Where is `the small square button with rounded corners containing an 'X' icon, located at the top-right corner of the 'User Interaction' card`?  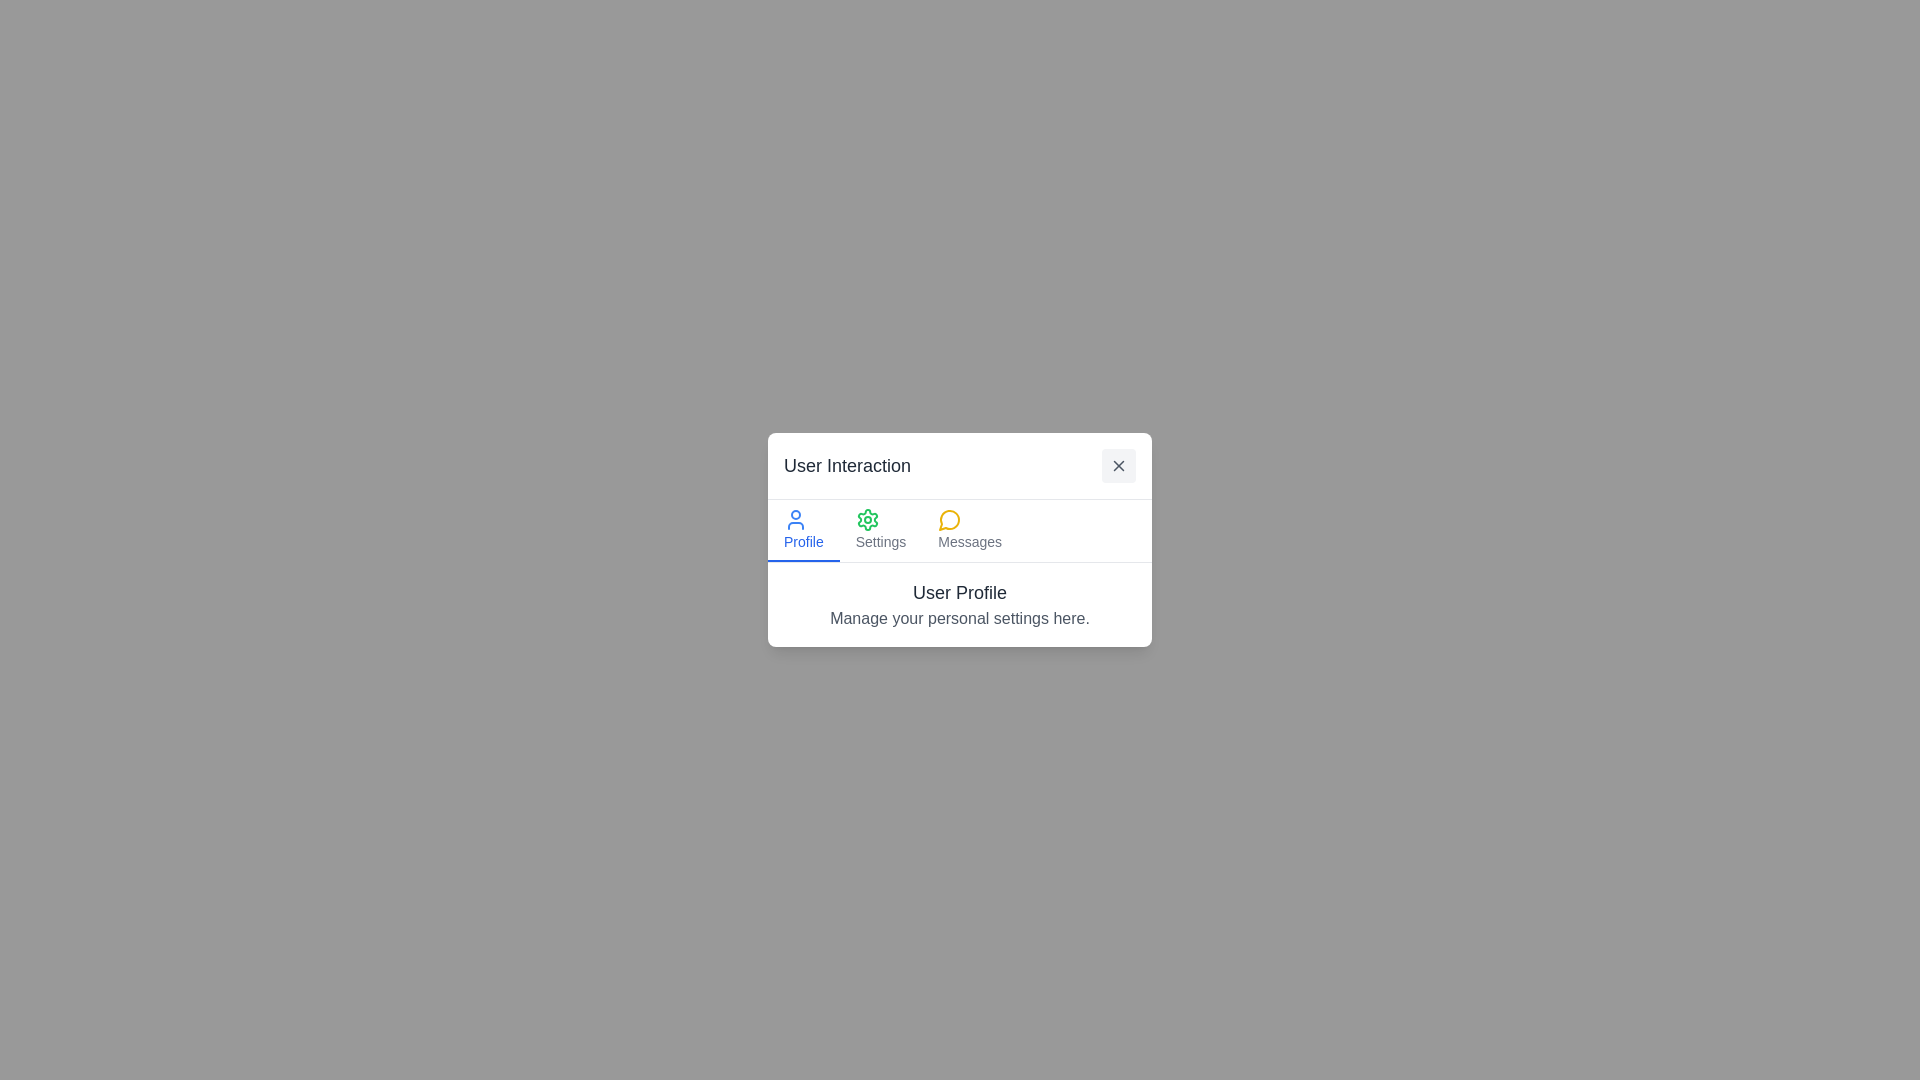
the small square button with rounded corners containing an 'X' icon, located at the top-right corner of the 'User Interaction' card is located at coordinates (1117, 466).